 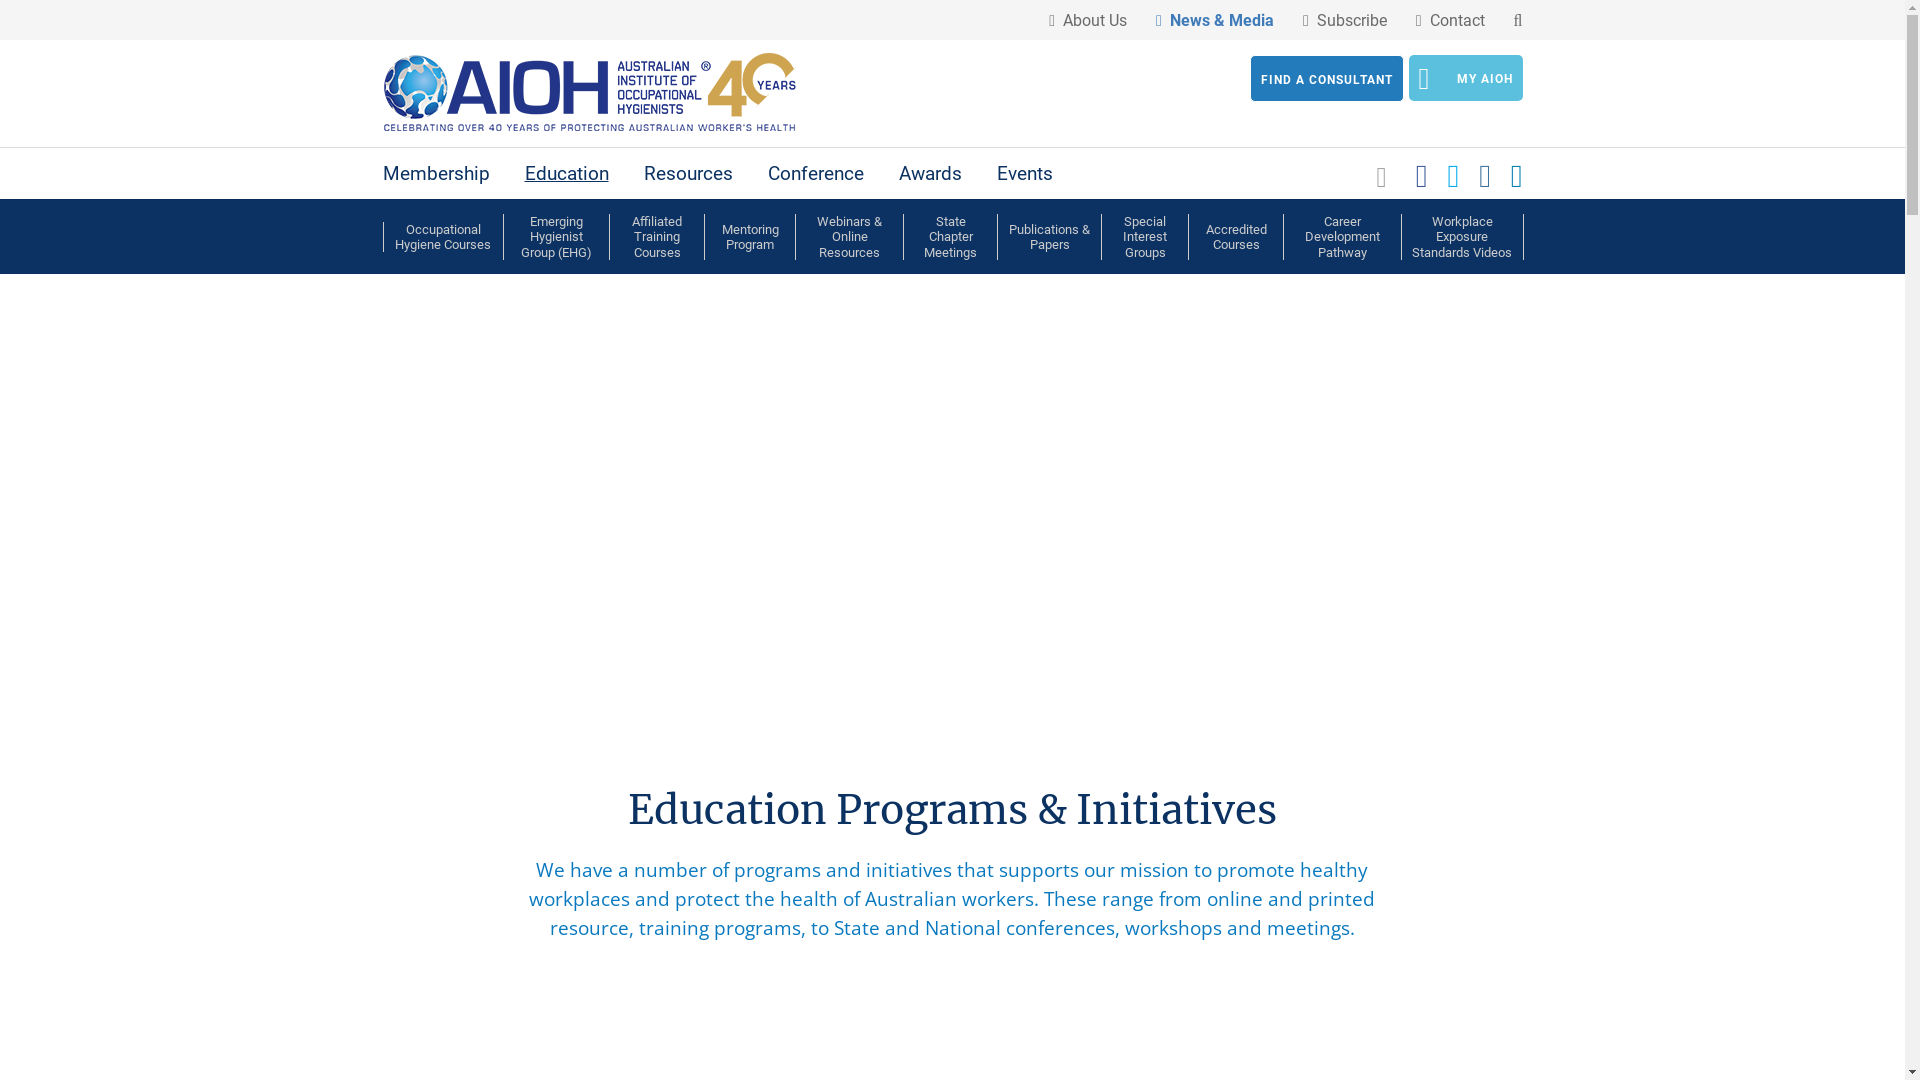 What do you see at coordinates (441, 235) in the screenshot?
I see `'Occupational Hygiene Courses'` at bounding box center [441, 235].